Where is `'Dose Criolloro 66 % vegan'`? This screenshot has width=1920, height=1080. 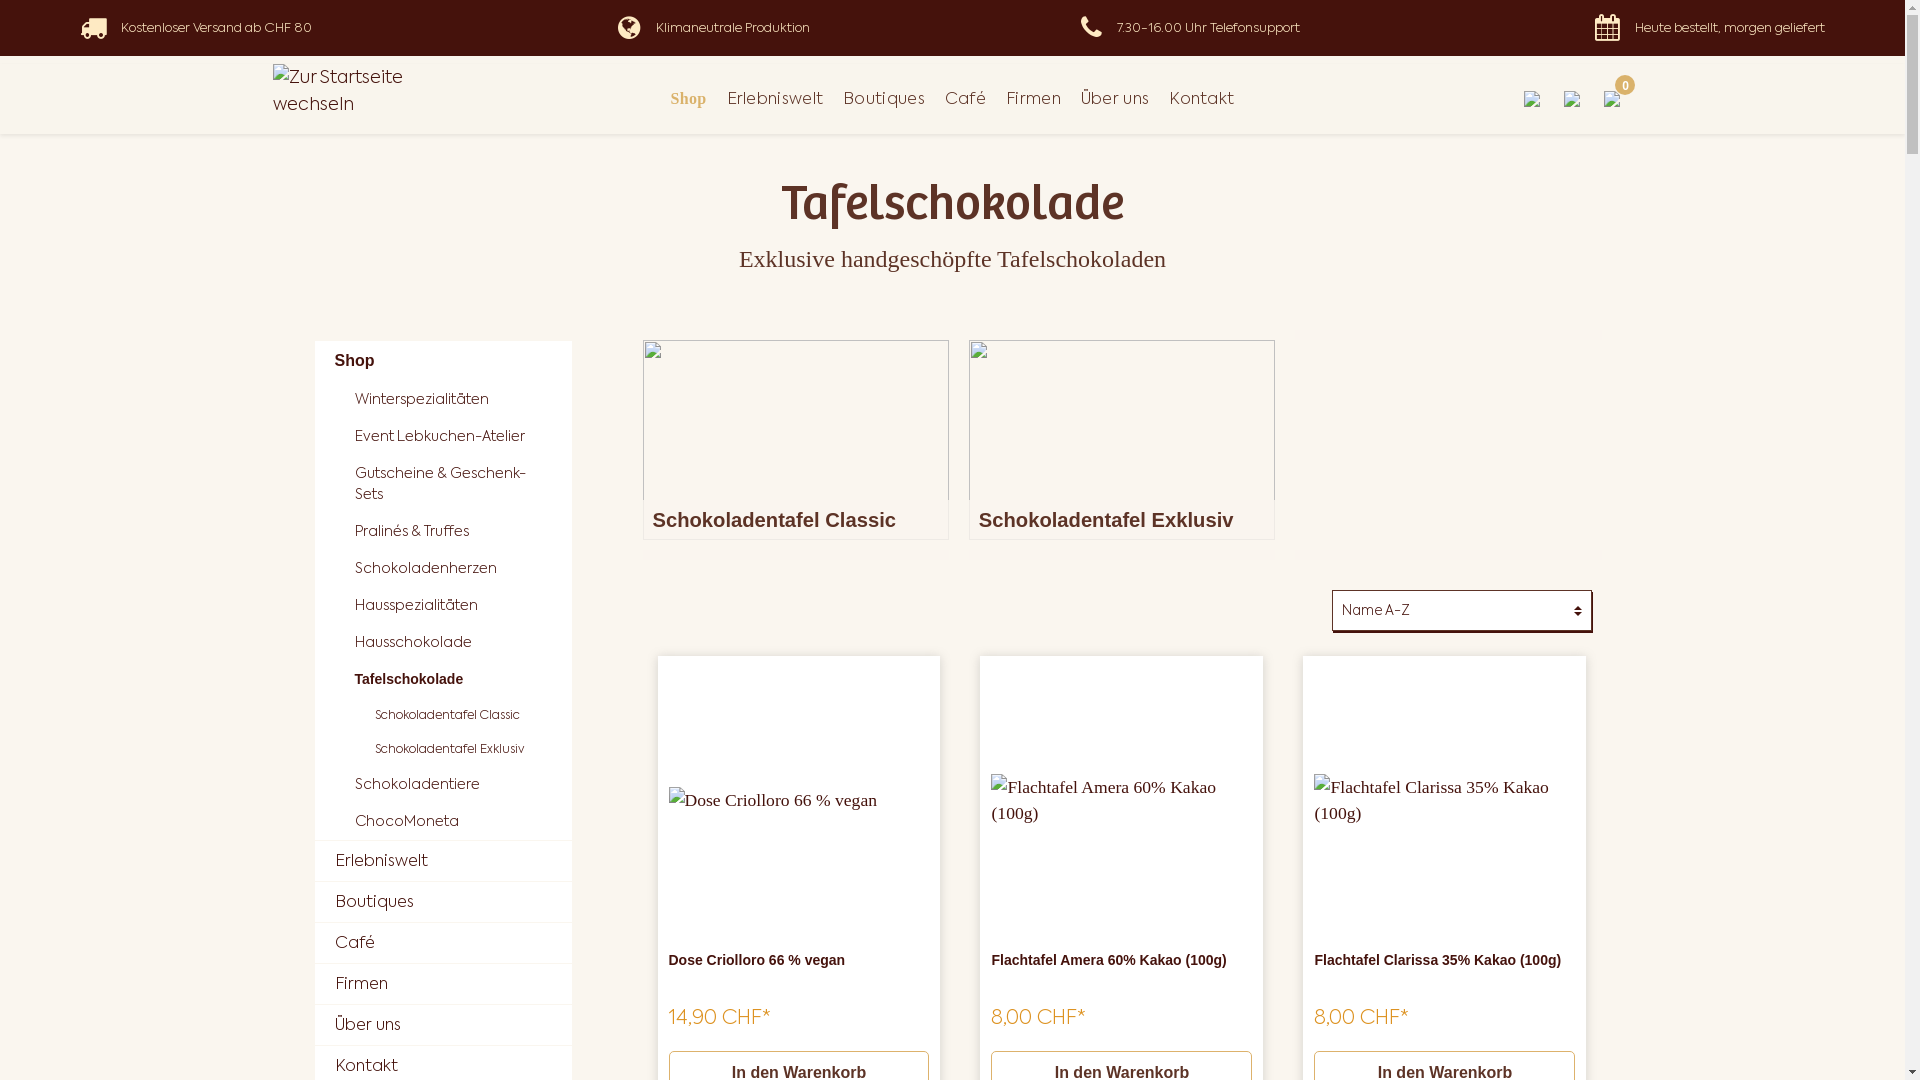
'Dose Criolloro 66 % vegan' is located at coordinates (667, 970).